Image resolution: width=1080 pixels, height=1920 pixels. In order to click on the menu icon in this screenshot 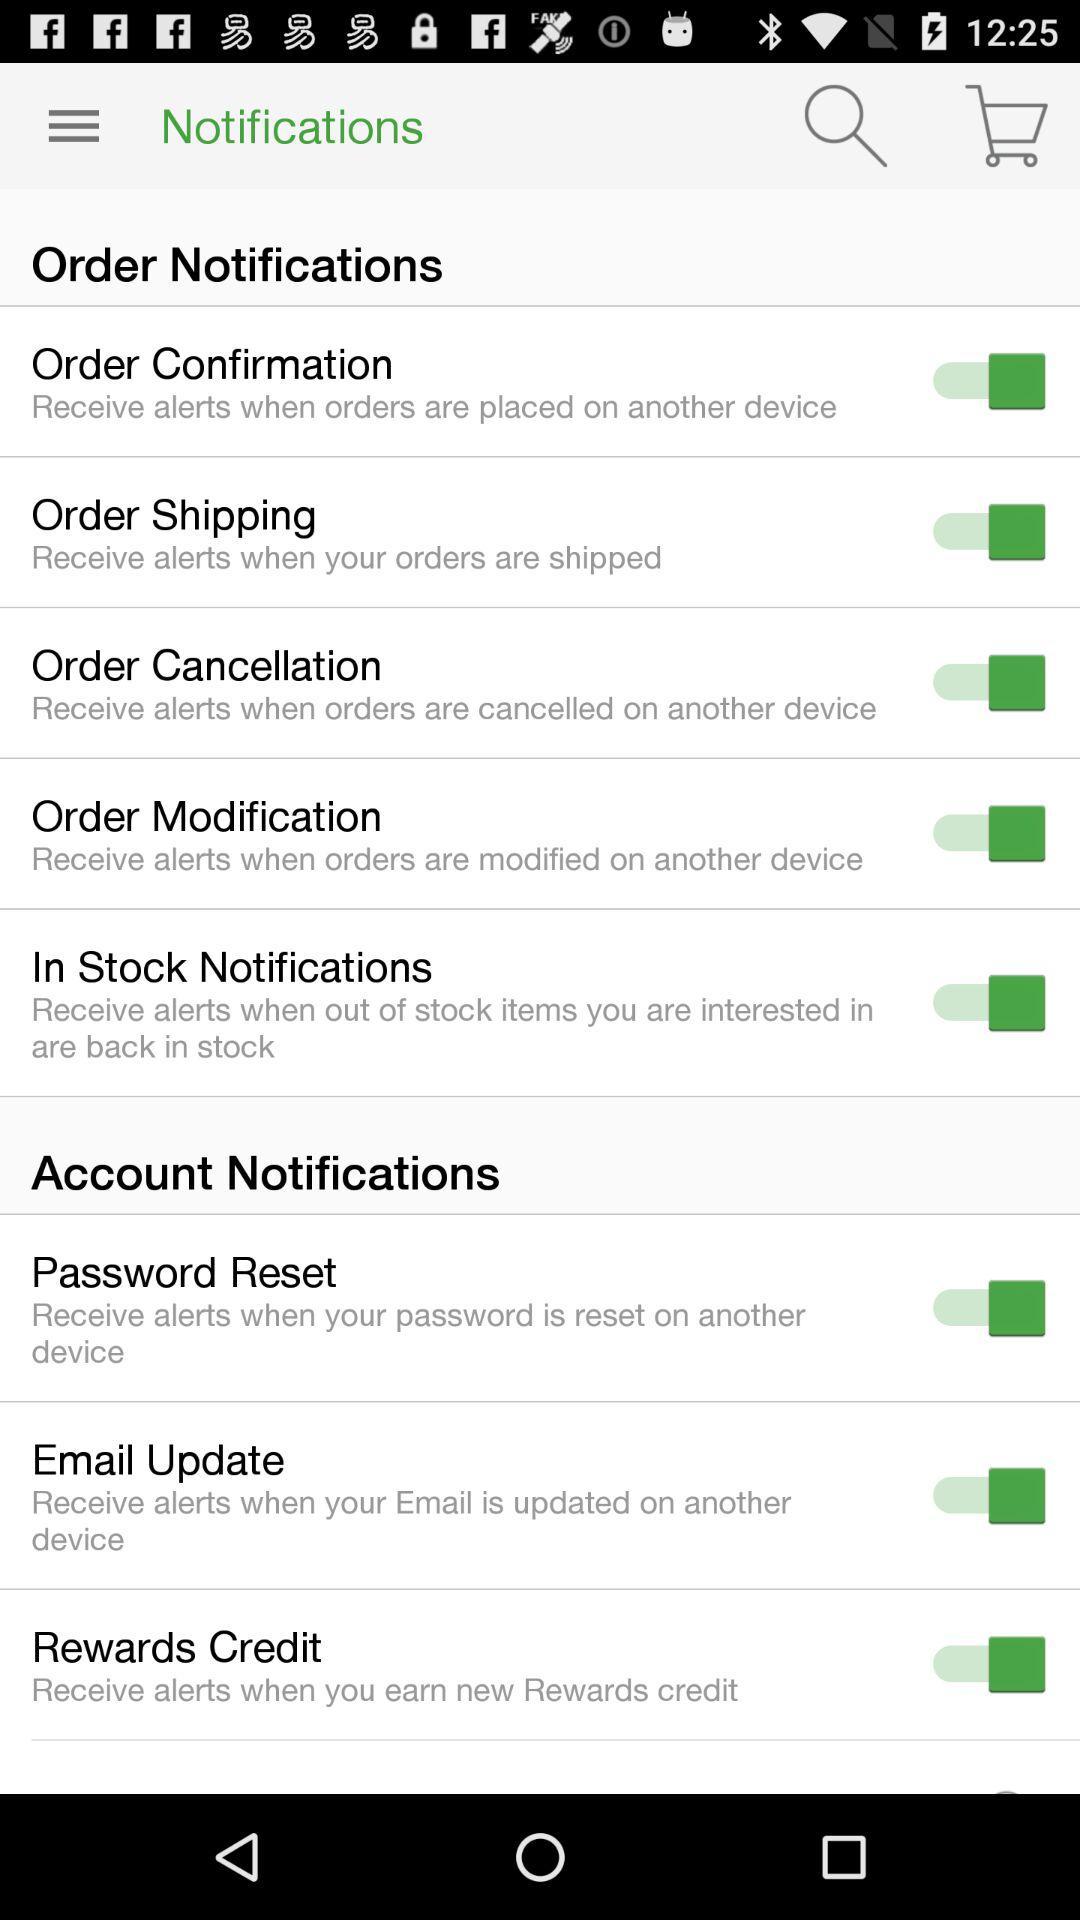, I will do `click(72, 133)`.